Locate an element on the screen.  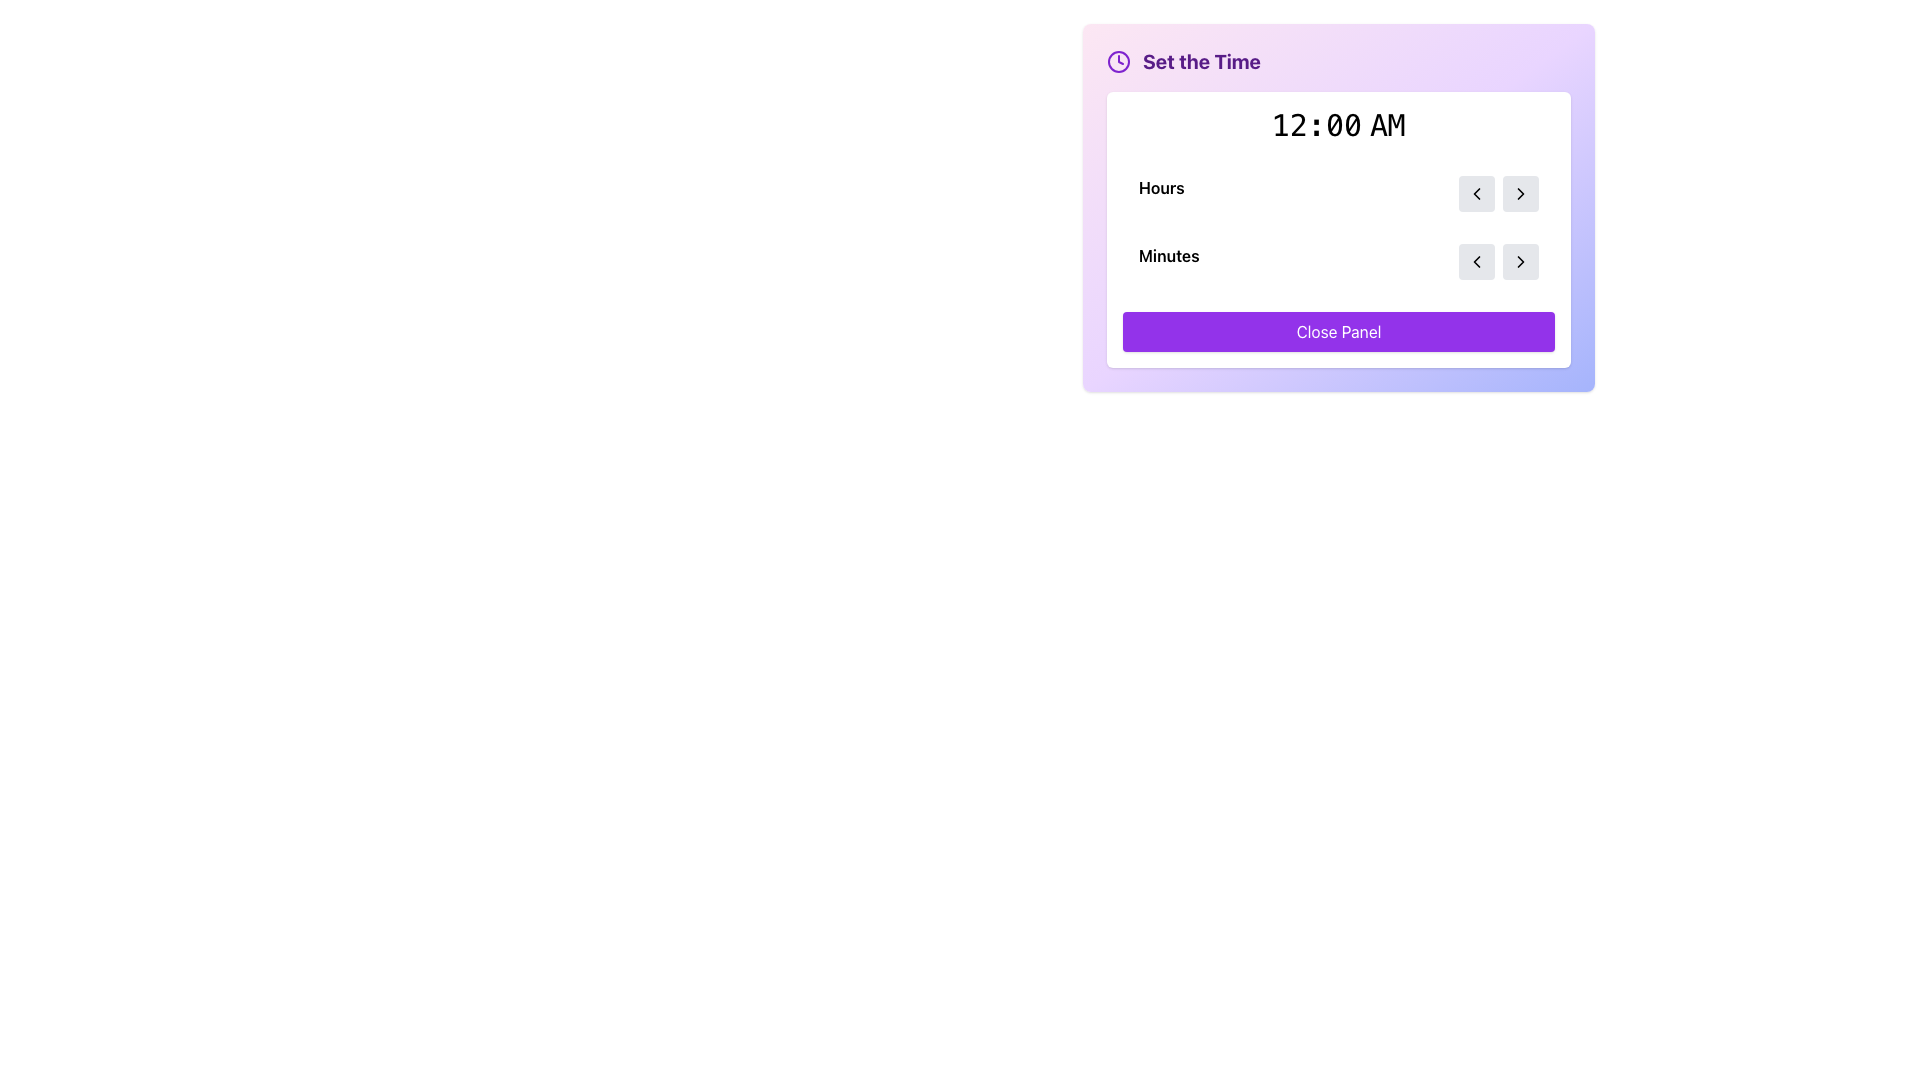
the small, rounded rectangular button with a light gray background that contains a right-pointing chevron icon, located to the right of a pair of buttons in the time-setting panel, aligned with the 'Hours' label is located at coordinates (1520, 193).